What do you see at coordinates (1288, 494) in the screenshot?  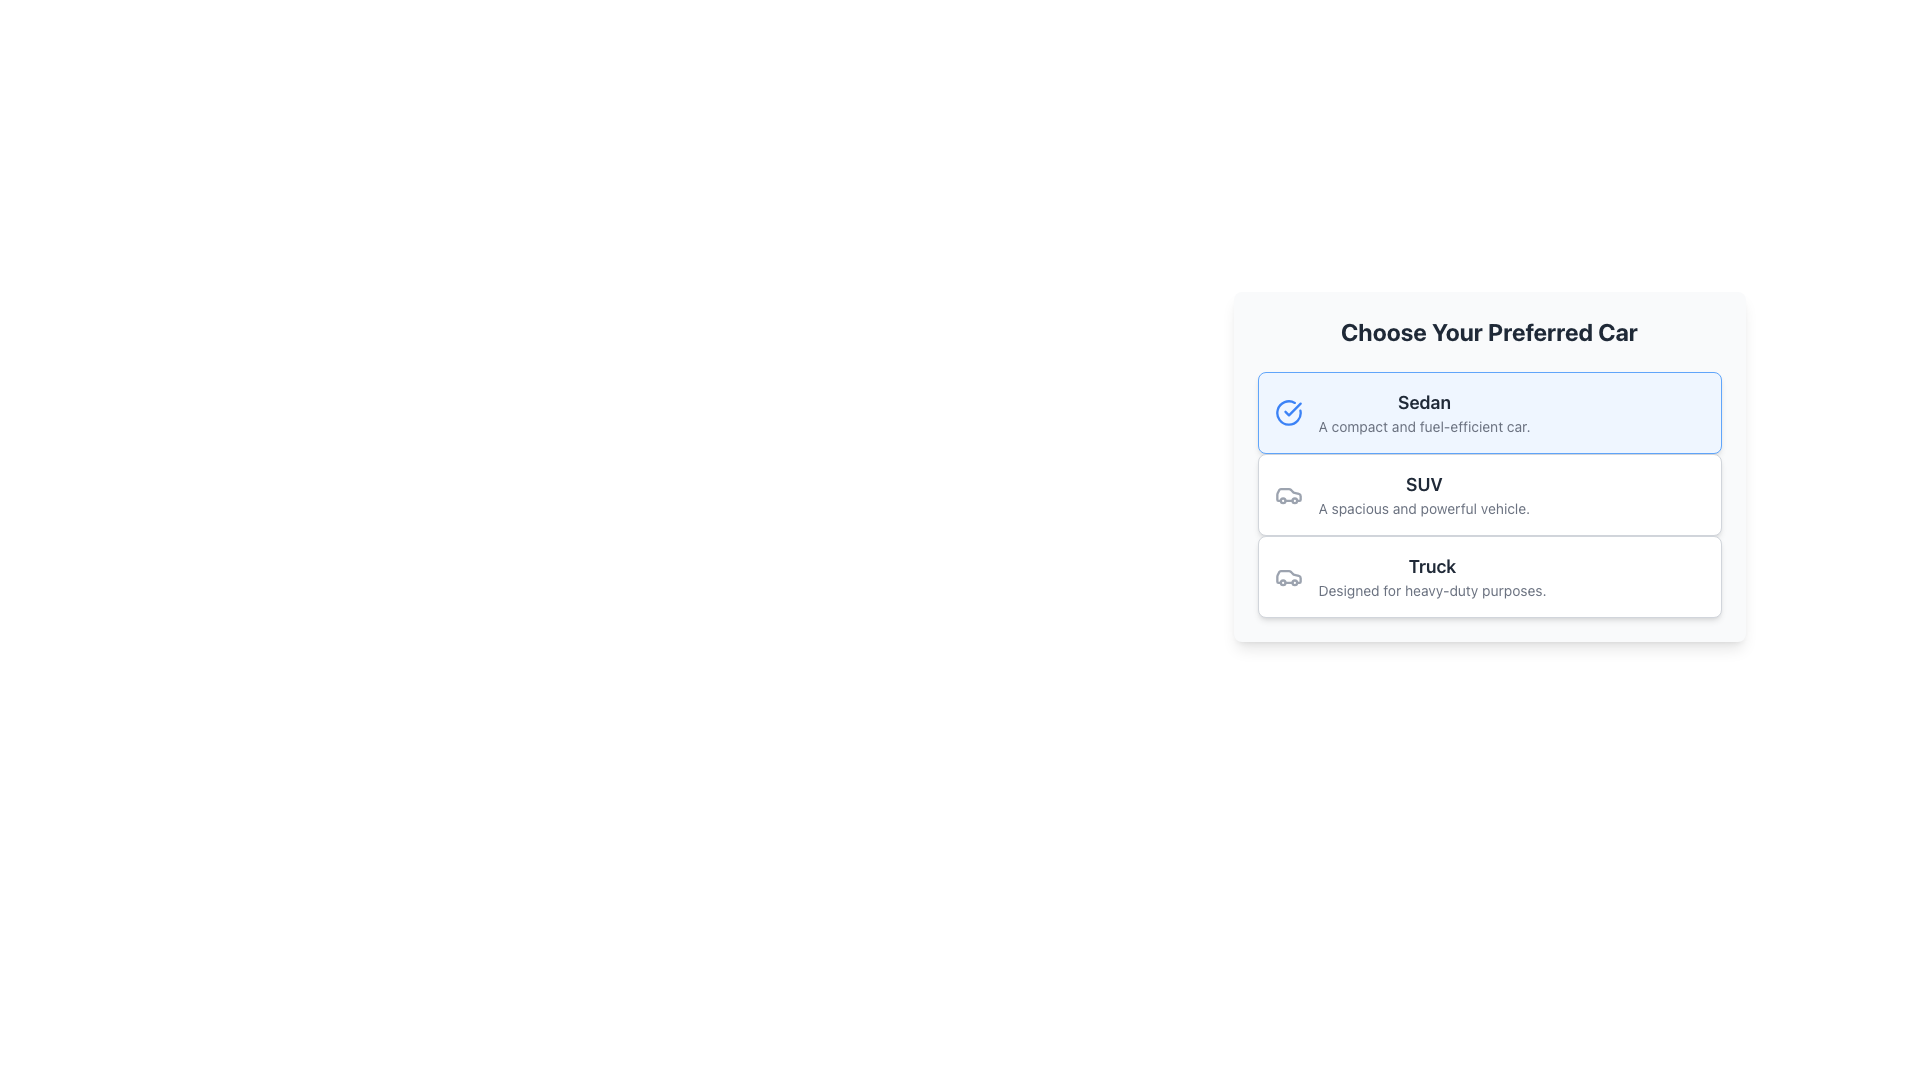 I see `the car icon that is gray and minimalistic, located to the left of the 'SUV' description` at bounding box center [1288, 494].